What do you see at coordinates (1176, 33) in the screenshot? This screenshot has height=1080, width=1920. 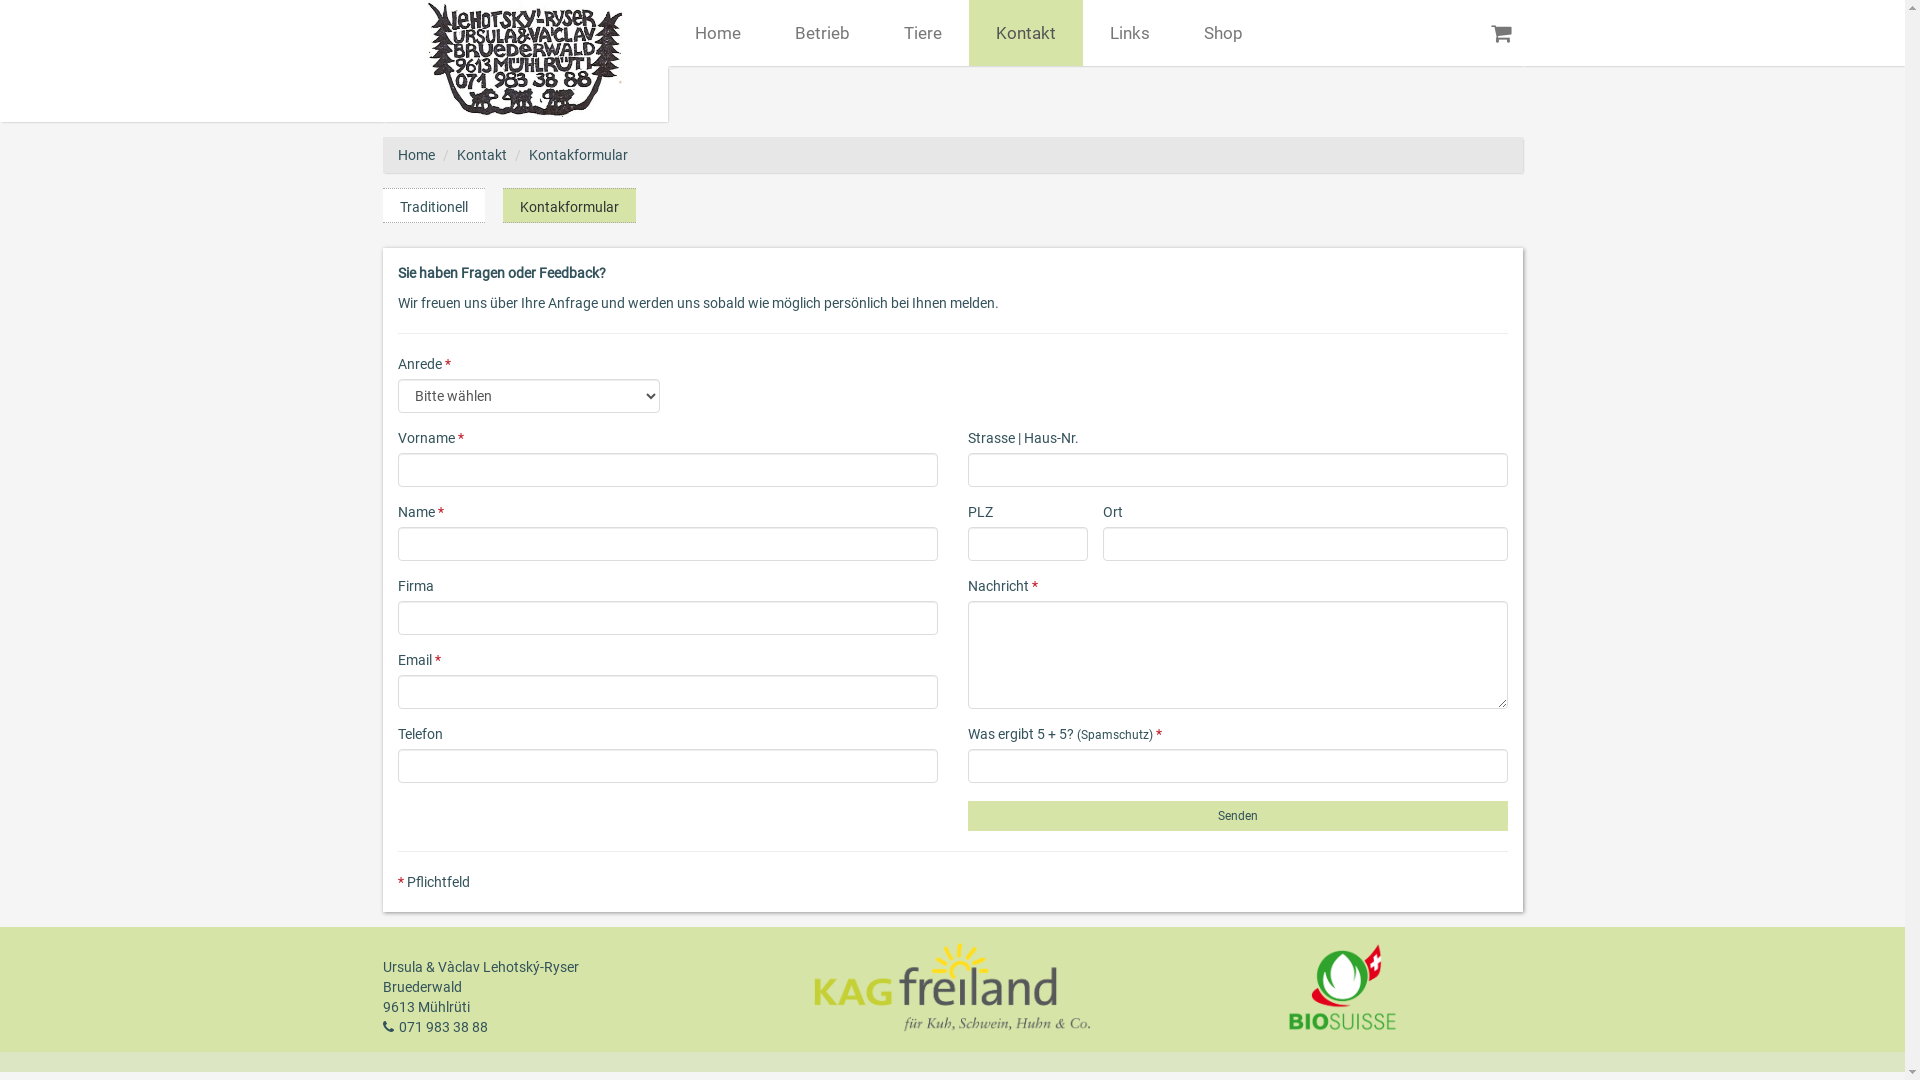 I see `'Shop'` at bounding box center [1176, 33].